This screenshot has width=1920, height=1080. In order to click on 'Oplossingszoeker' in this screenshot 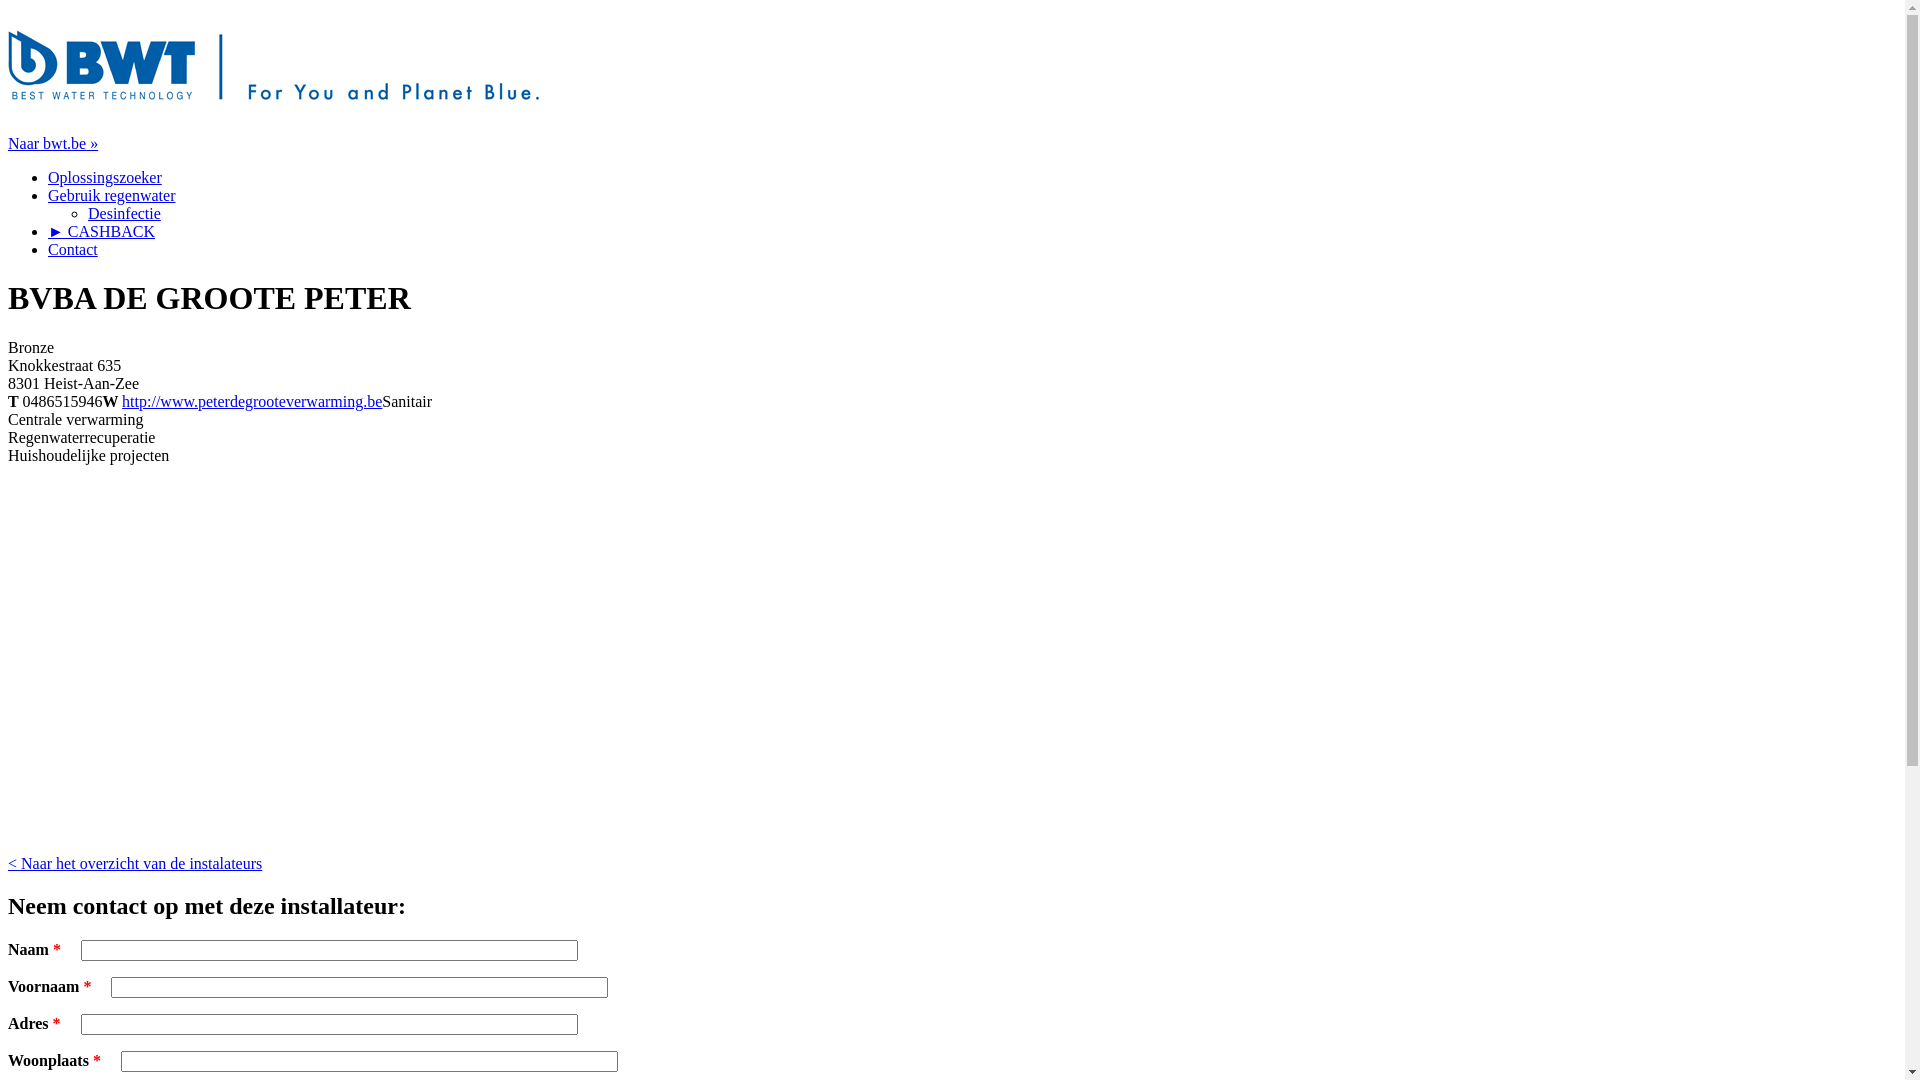, I will do `click(48, 176)`.